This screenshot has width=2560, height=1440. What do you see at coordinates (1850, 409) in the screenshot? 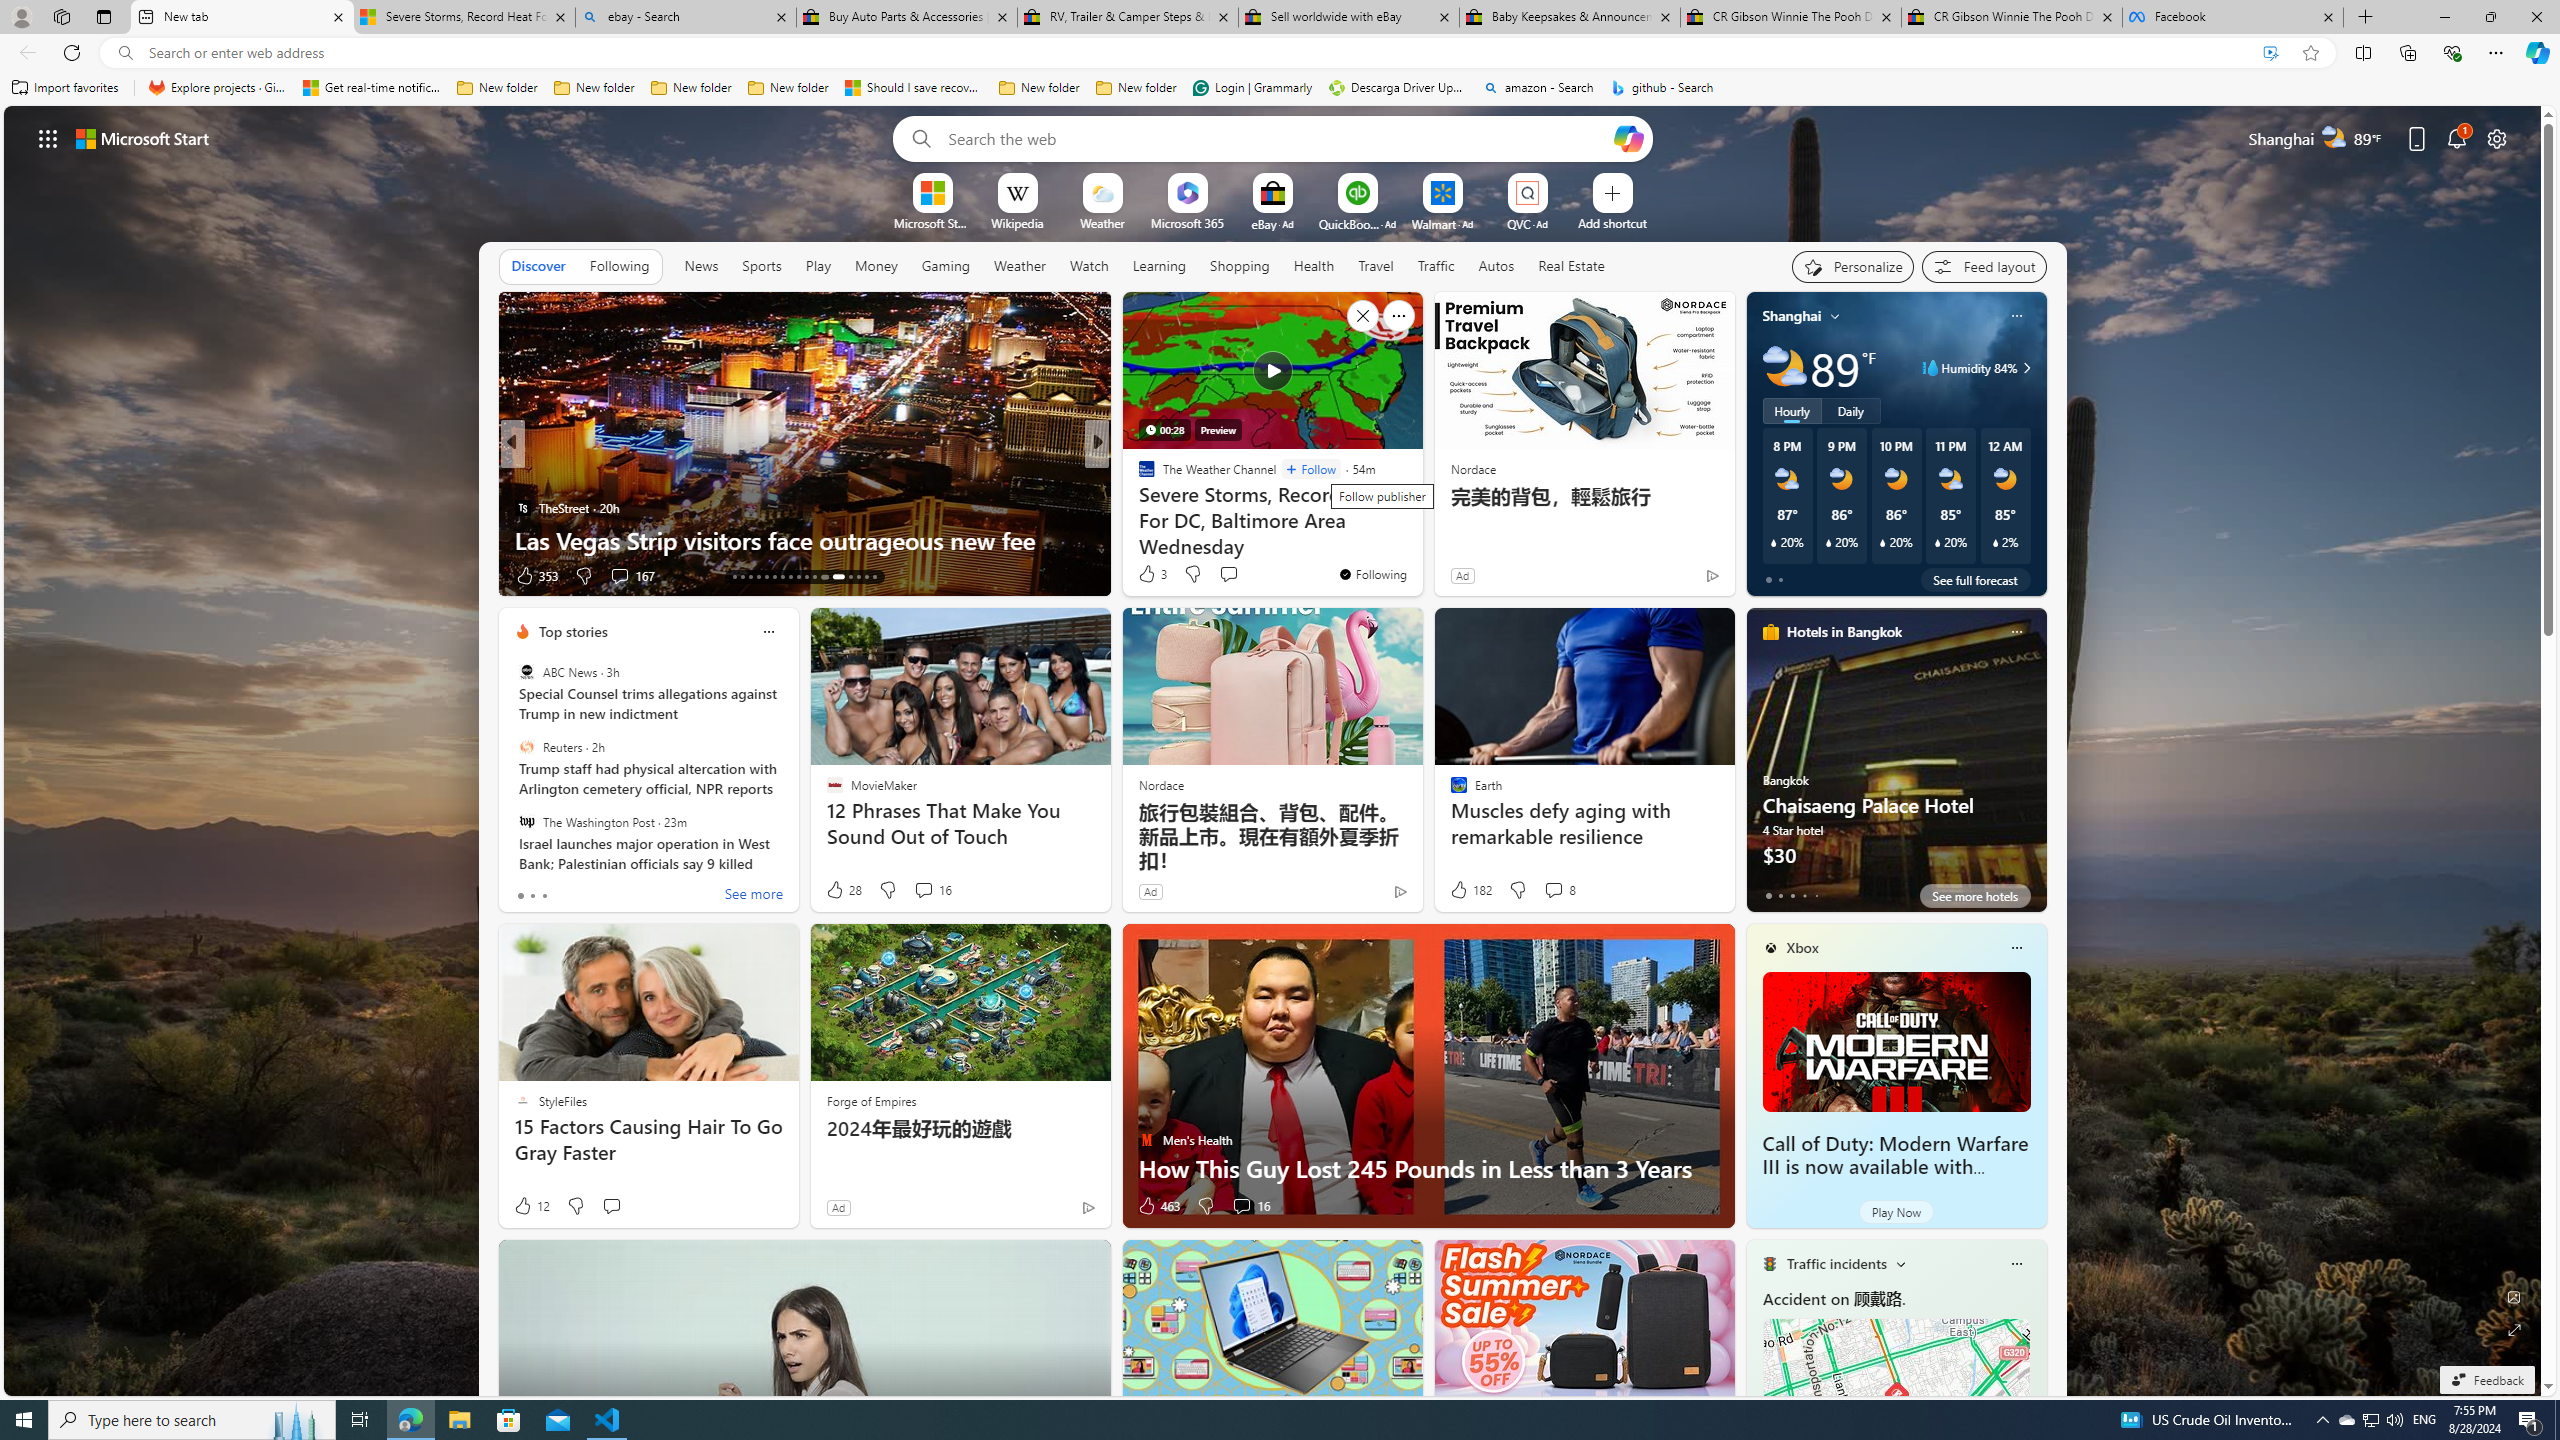
I see `'Daily'` at bounding box center [1850, 409].